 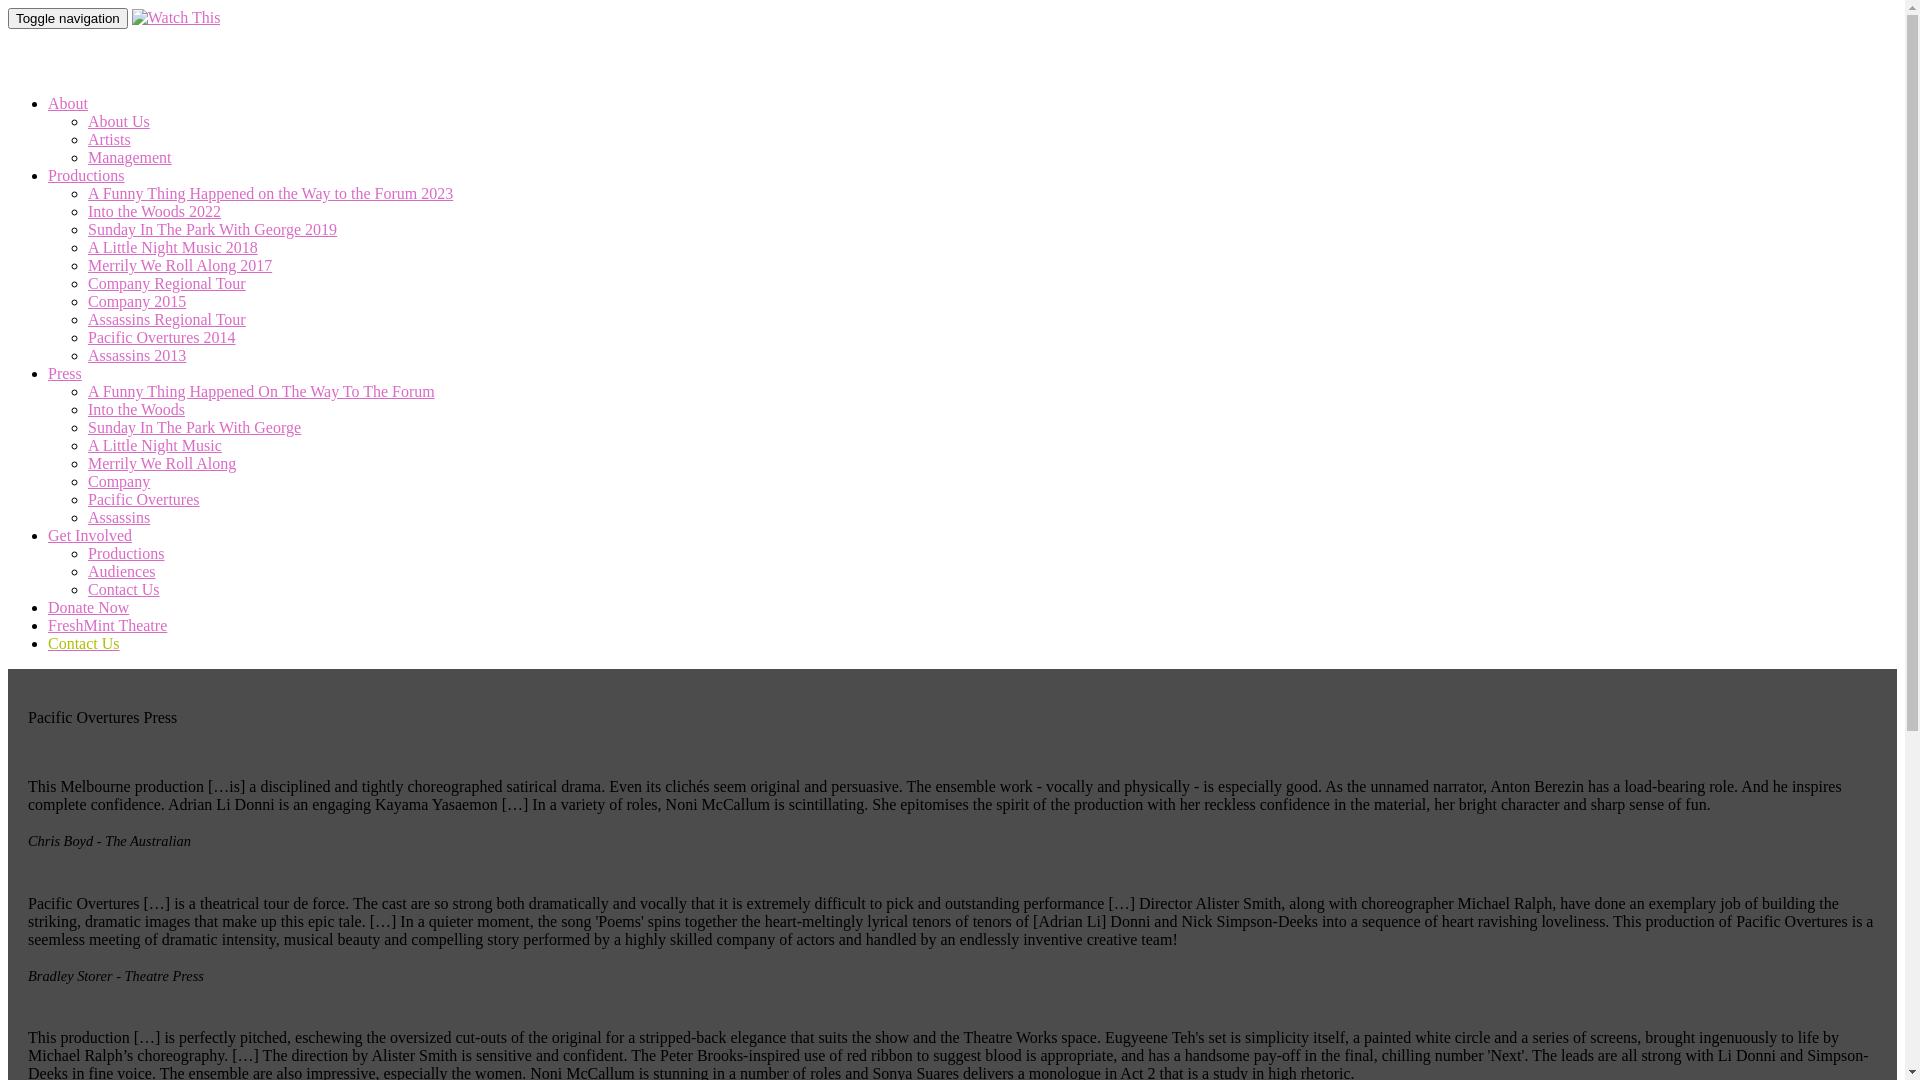 What do you see at coordinates (118, 516) in the screenshot?
I see `'Assassins'` at bounding box center [118, 516].